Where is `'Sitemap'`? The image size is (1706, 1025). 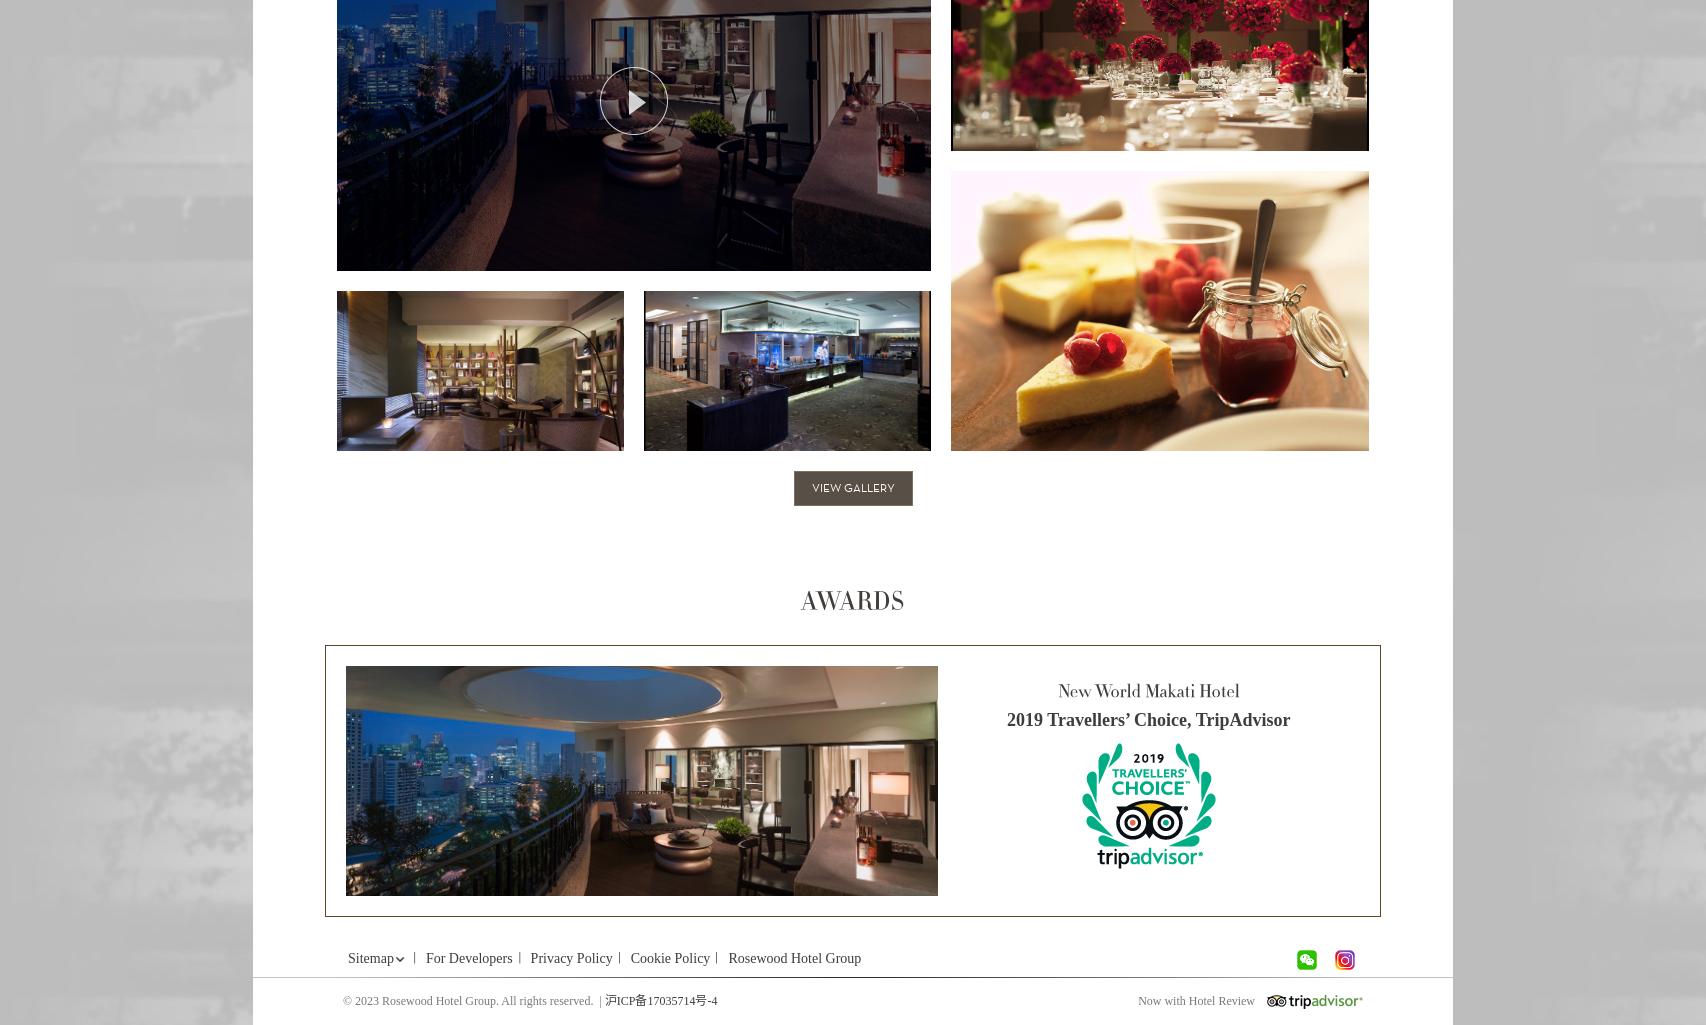
'Sitemap' is located at coordinates (370, 958).